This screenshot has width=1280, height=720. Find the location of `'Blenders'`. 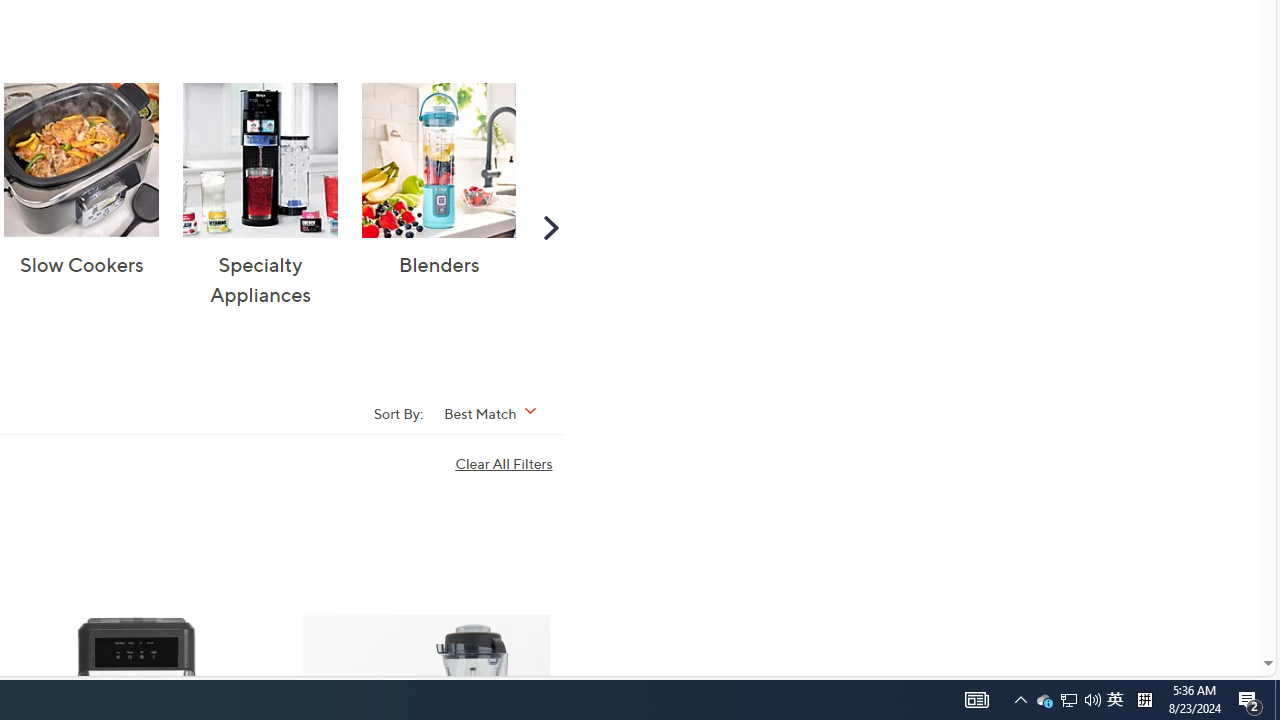

'Blenders' is located at coordinates (438, 159).